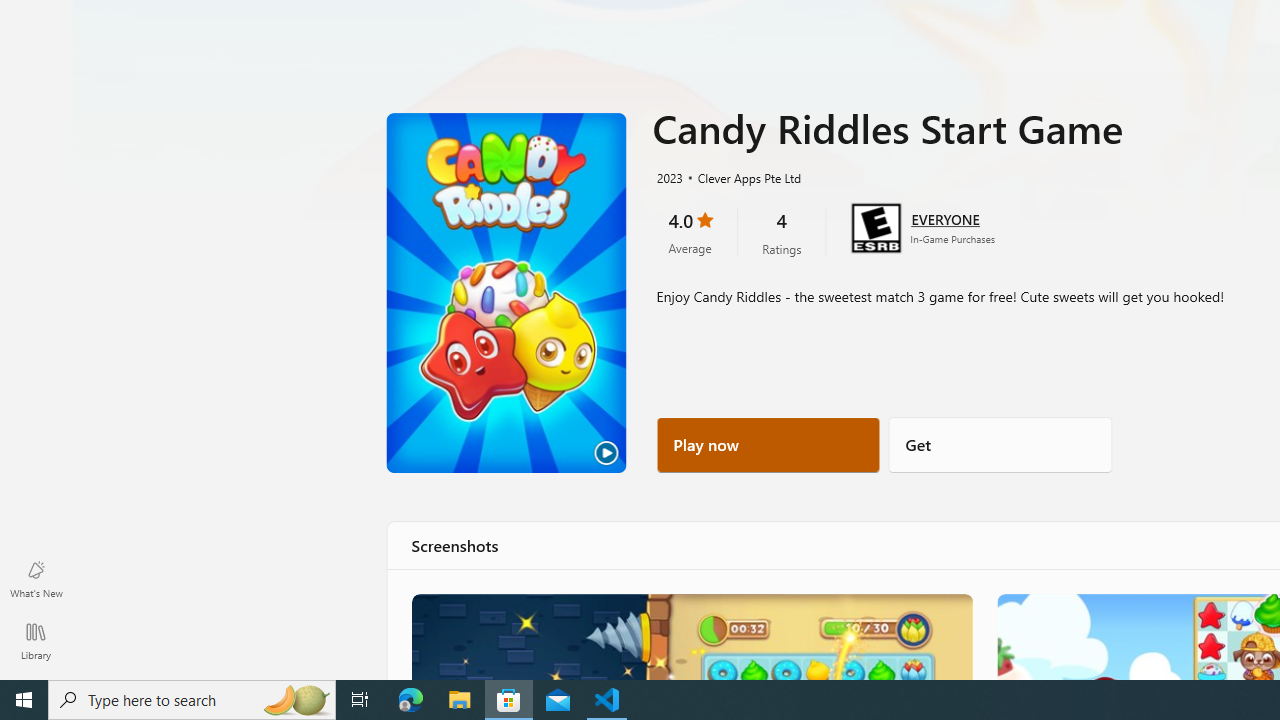  I want to click on 'What', so click(35, 578).